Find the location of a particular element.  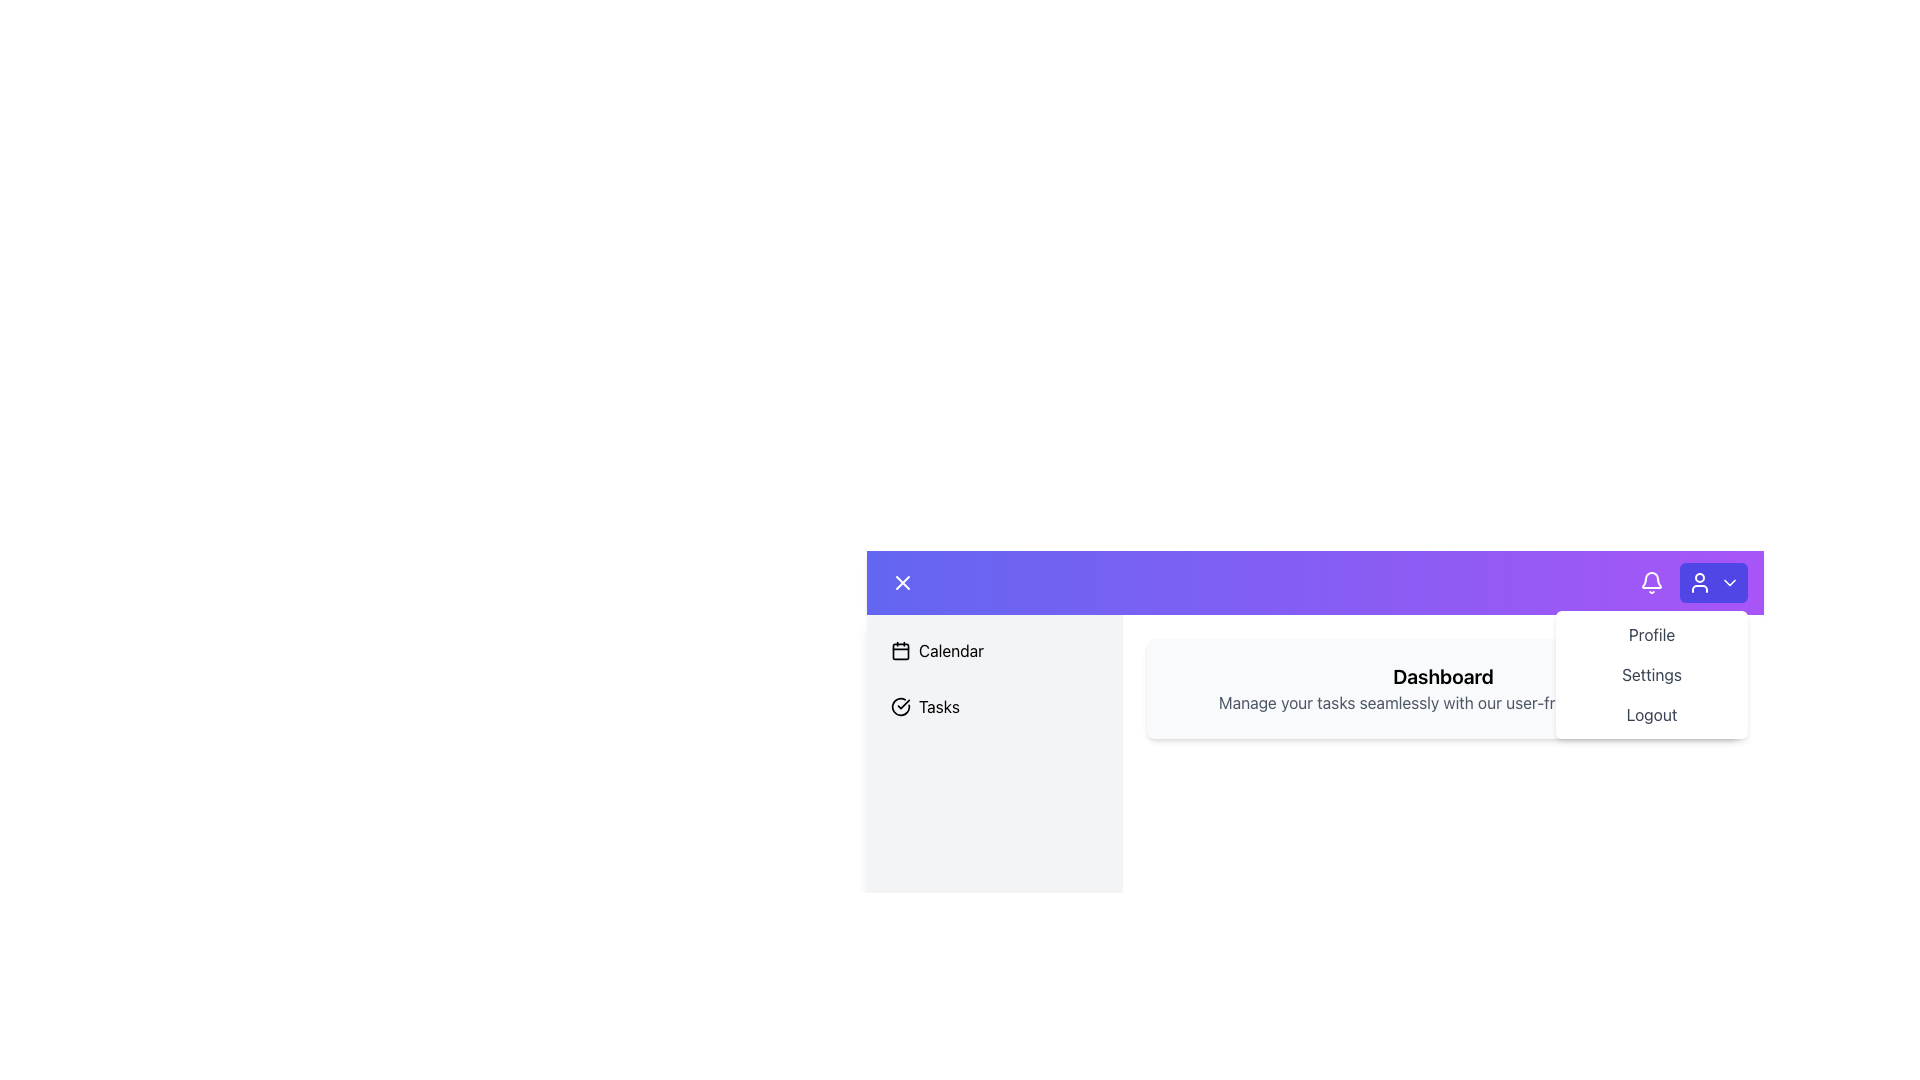

the notification indicator icon located at the top-right section of the interface is located at coordinates (1651, 579).